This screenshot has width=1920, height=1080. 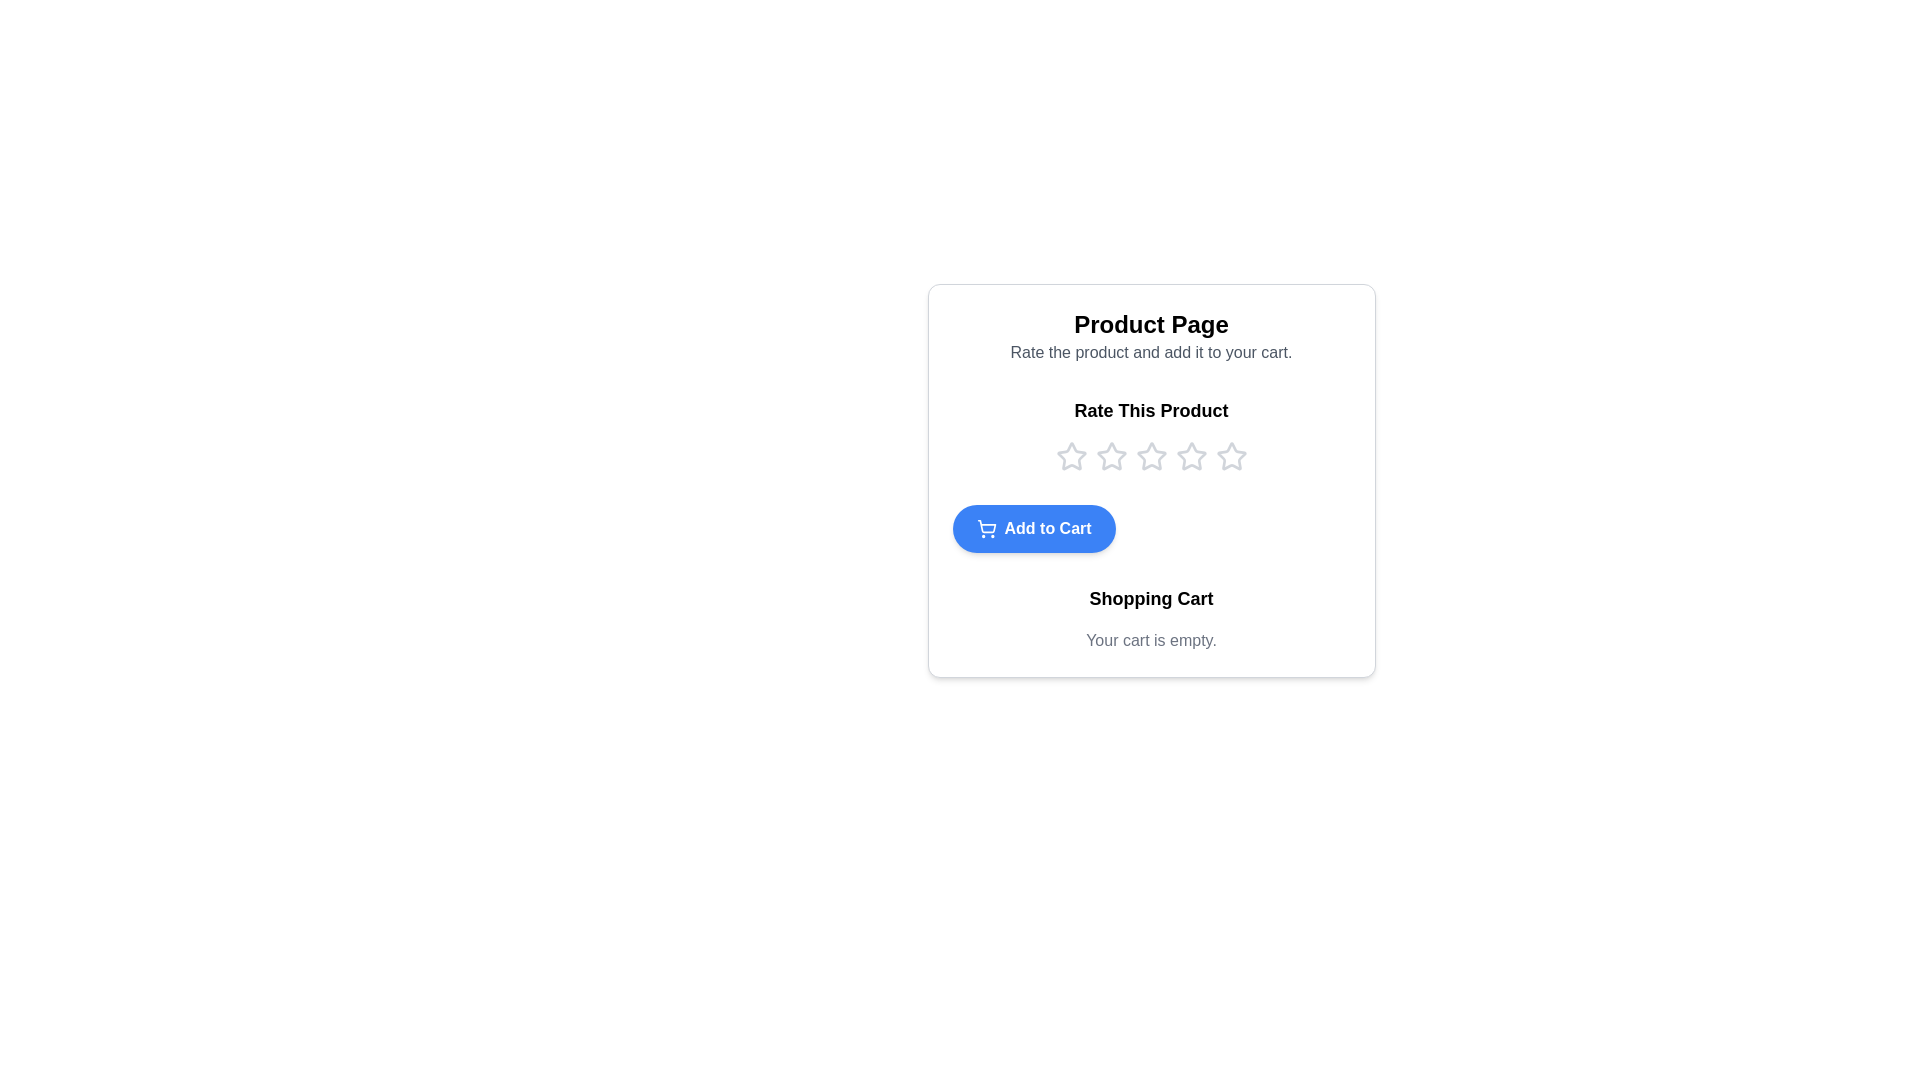 I want to click on the instructional text label that provides guidance on rating the product and adding it to the cart, positioned below the 'Product Page' header, so click(x=1151, y=352).